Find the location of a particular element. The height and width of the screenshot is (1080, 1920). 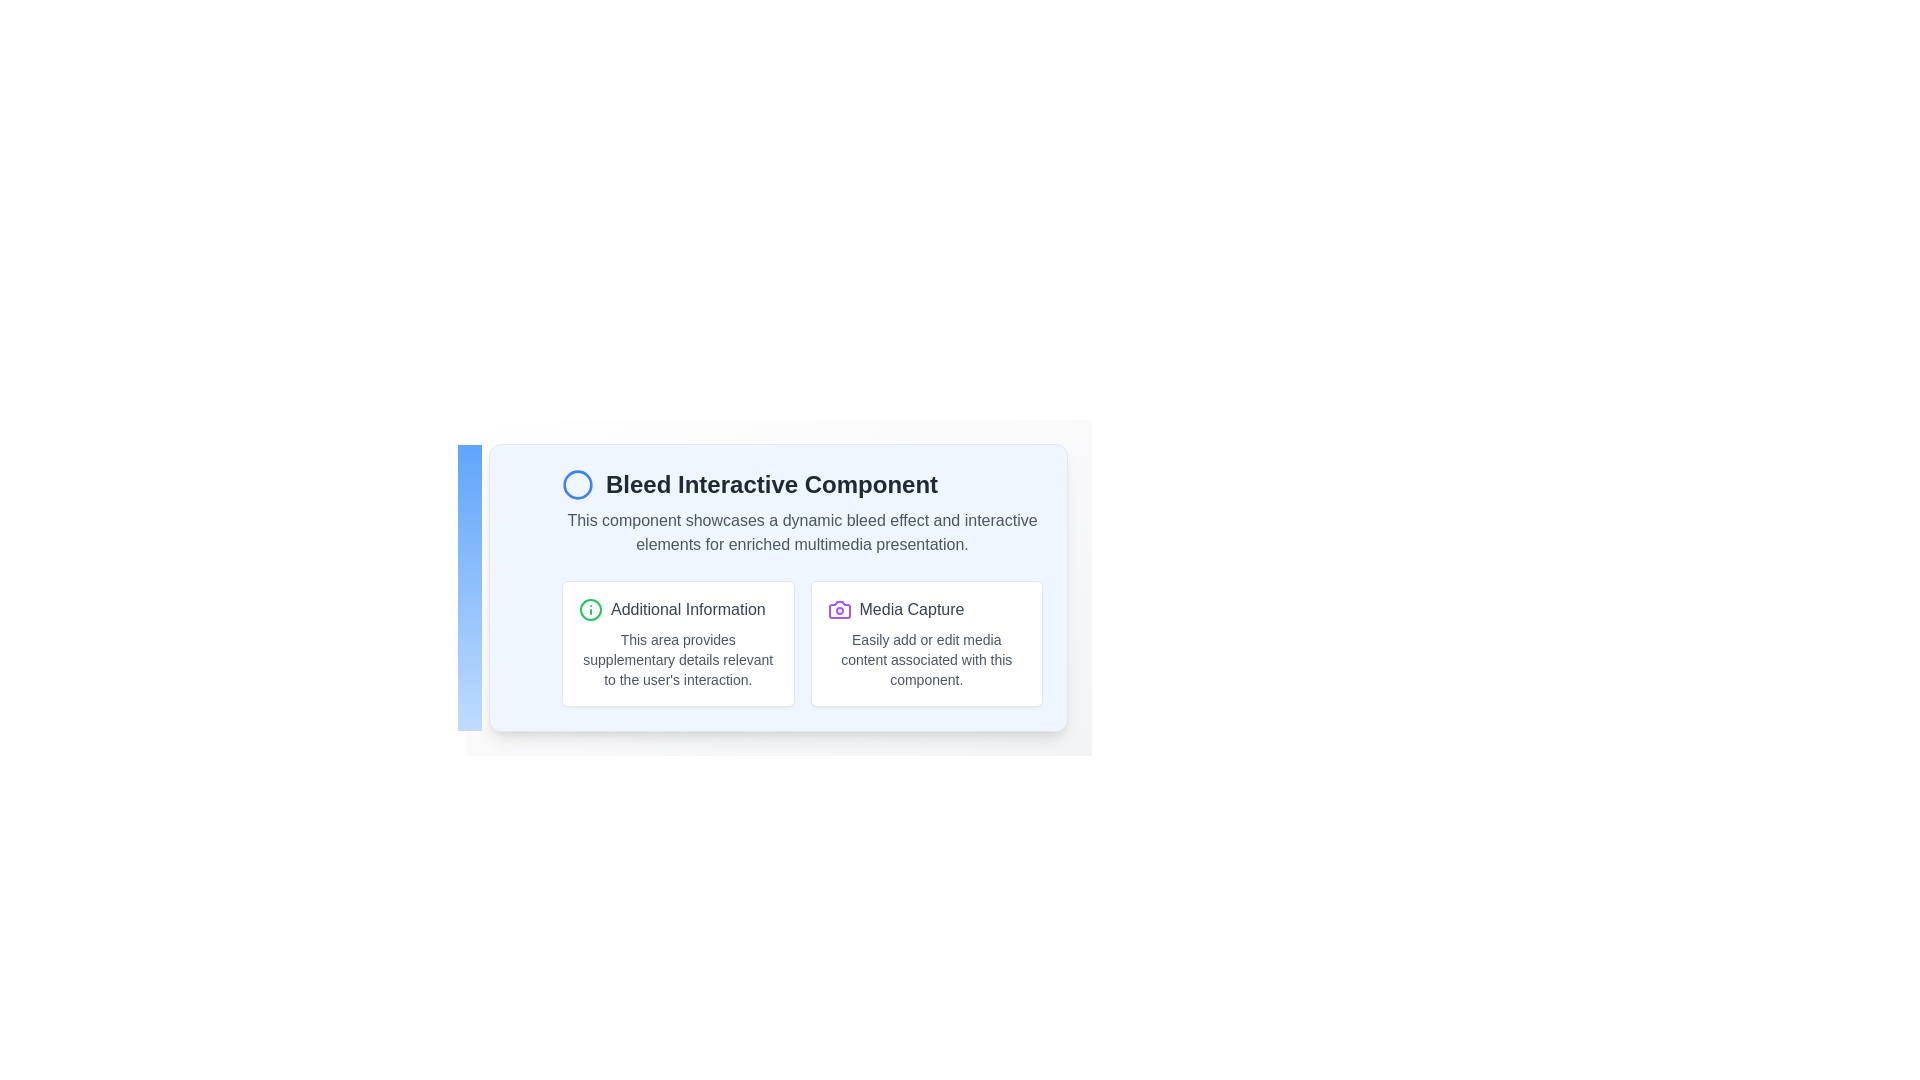

the circular 'info' icon with a hollow green border located to the left of the 'Additional Information' text is located at coordinates (589, 608).